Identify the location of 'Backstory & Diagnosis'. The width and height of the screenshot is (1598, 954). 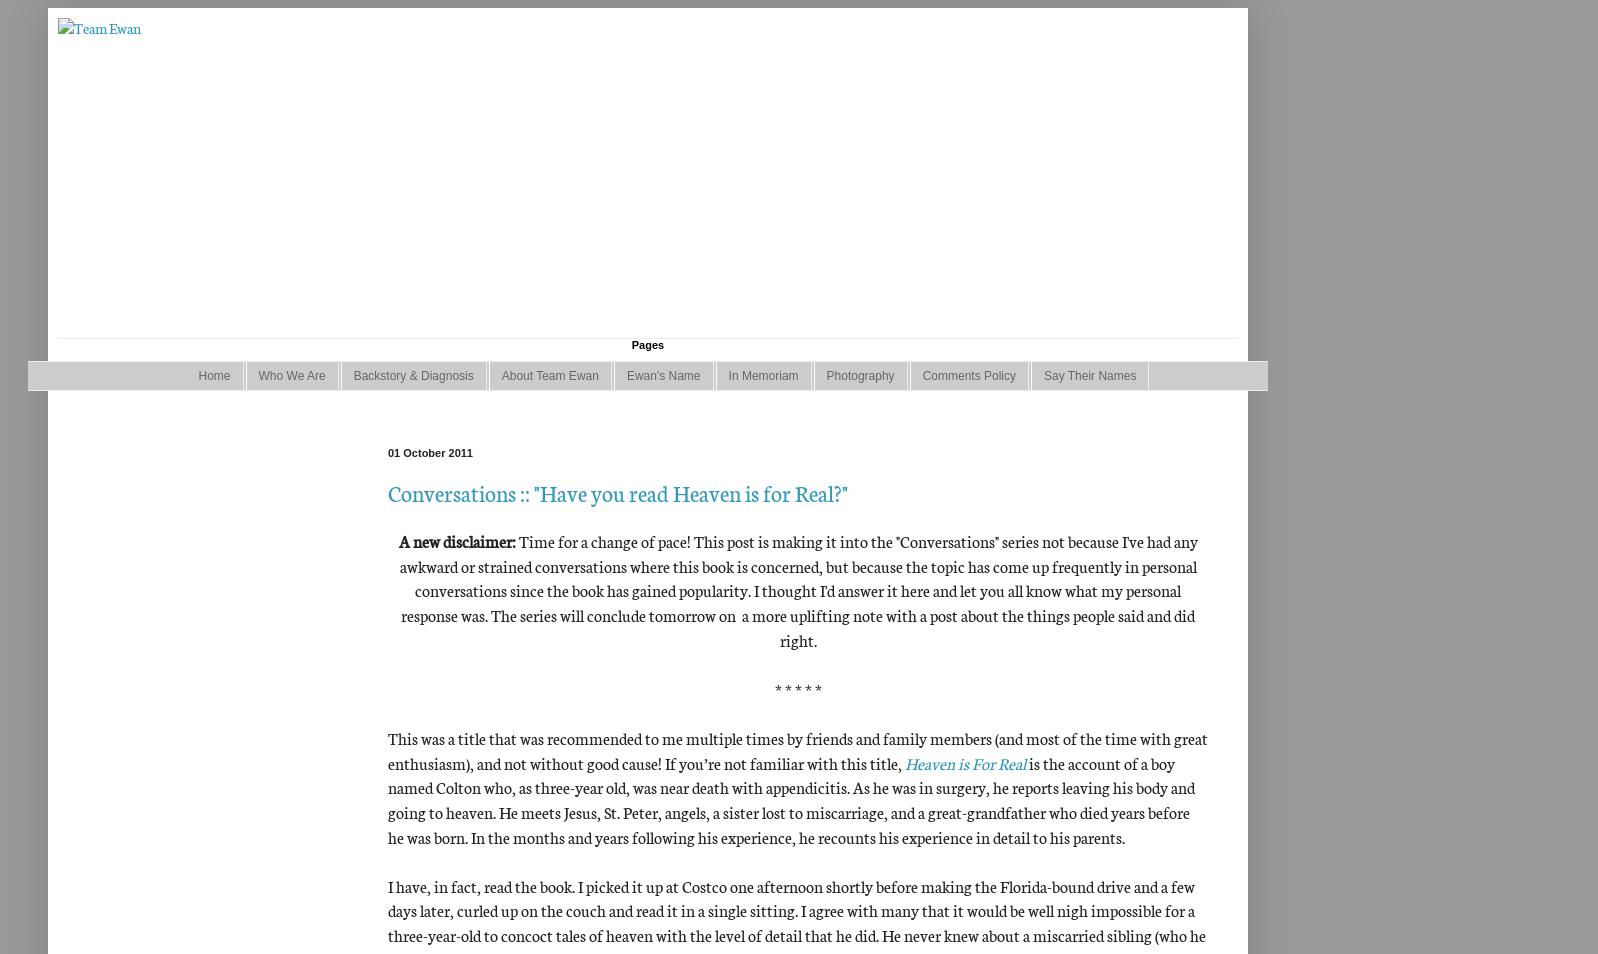
(412, 375).